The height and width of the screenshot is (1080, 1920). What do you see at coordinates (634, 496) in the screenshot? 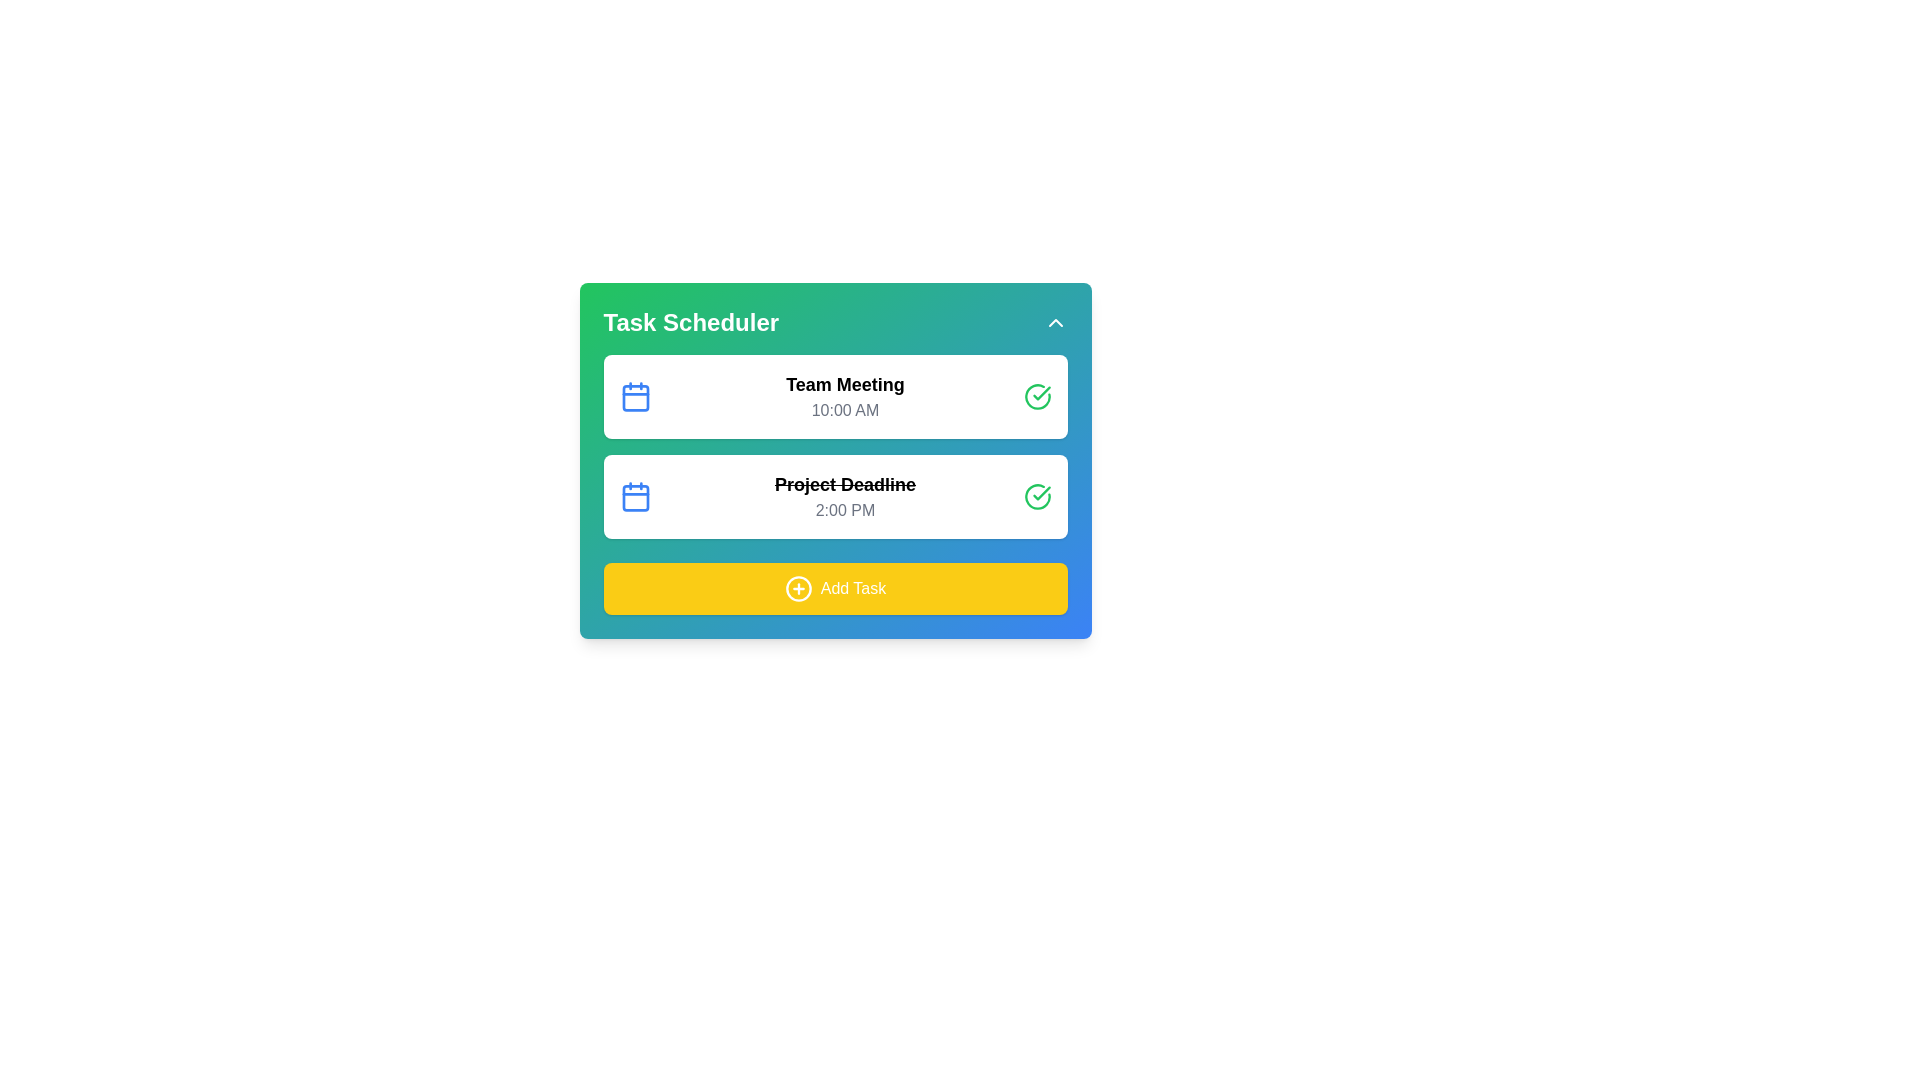
I see `the calendar icon with a blue outline that represents a calendar, located to the left of the text 'Project Deadline' and '2:00 PM'` at bounding box center [634, 496].